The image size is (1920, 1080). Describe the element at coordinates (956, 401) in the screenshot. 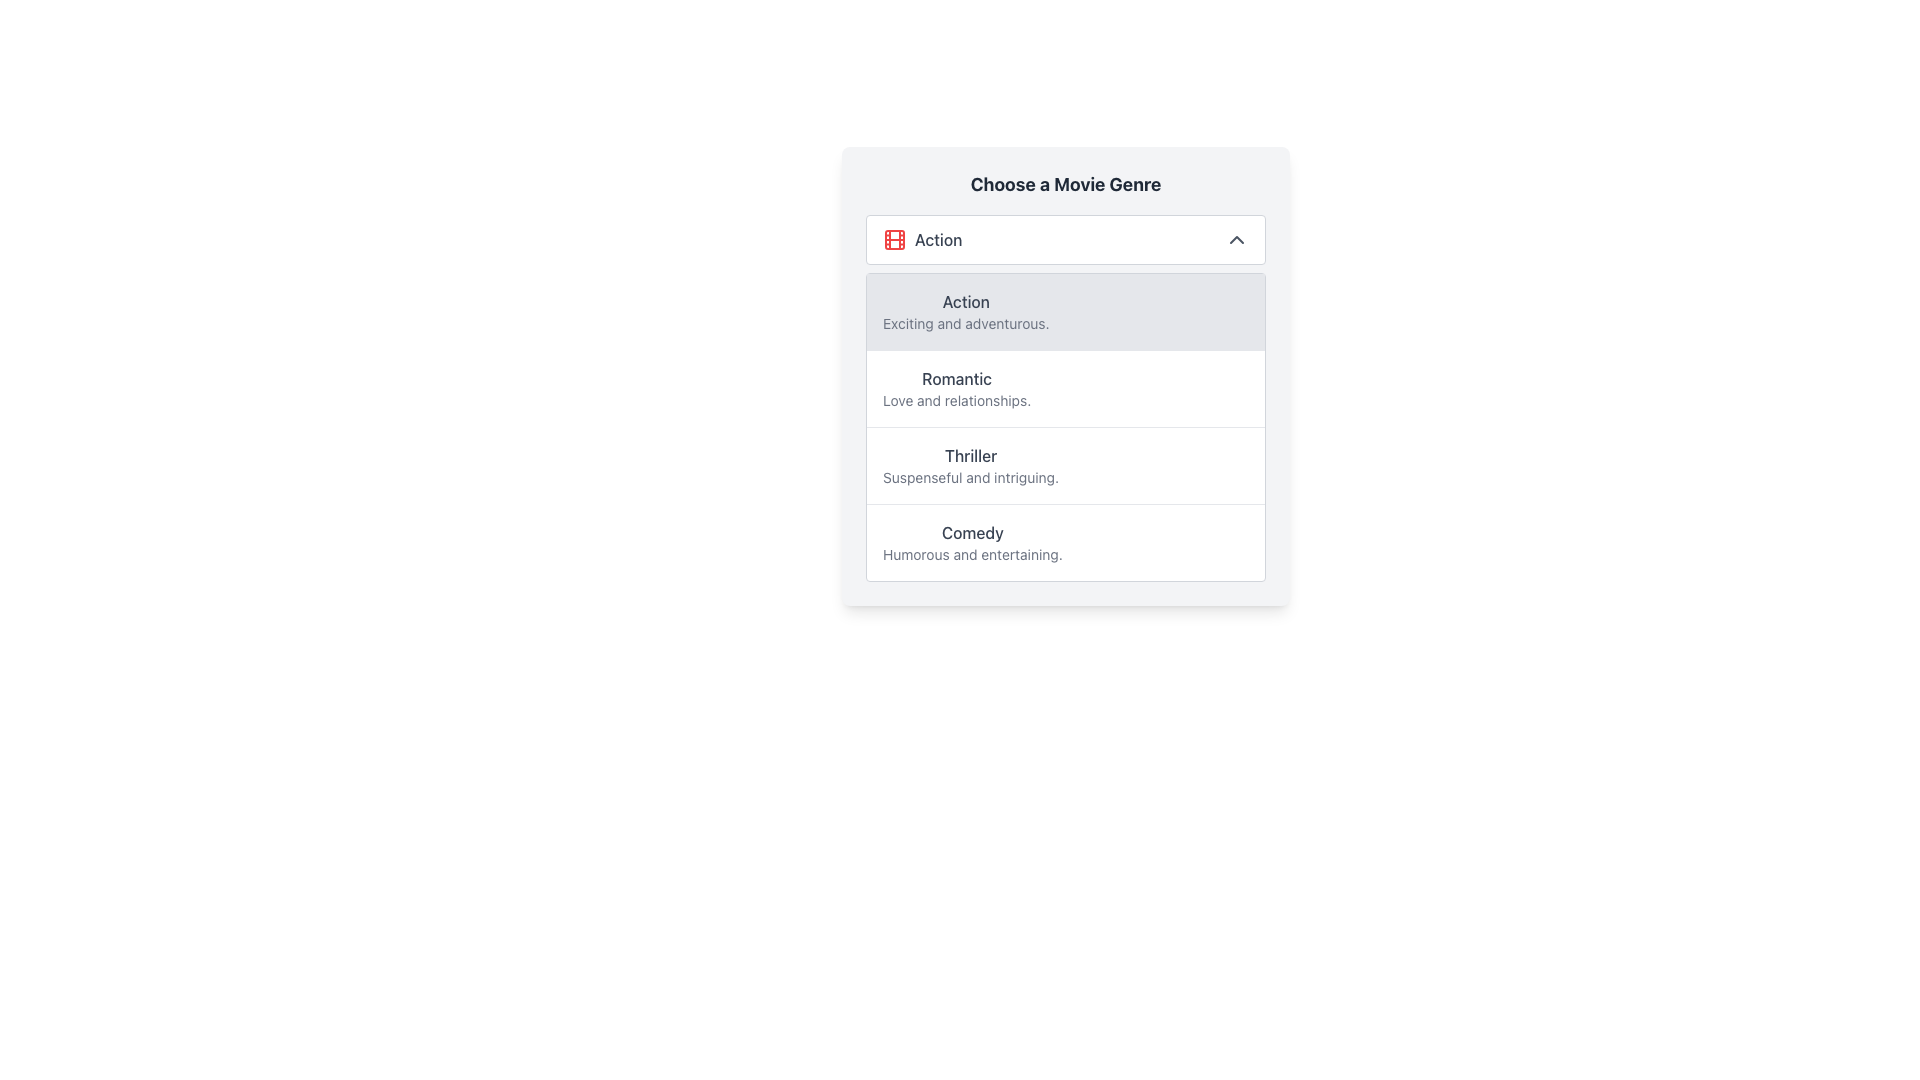

I see `the static text label that provides a description of the 'Romantic' movie genre, positioned directly below the 'Romantic' heading` at that location.